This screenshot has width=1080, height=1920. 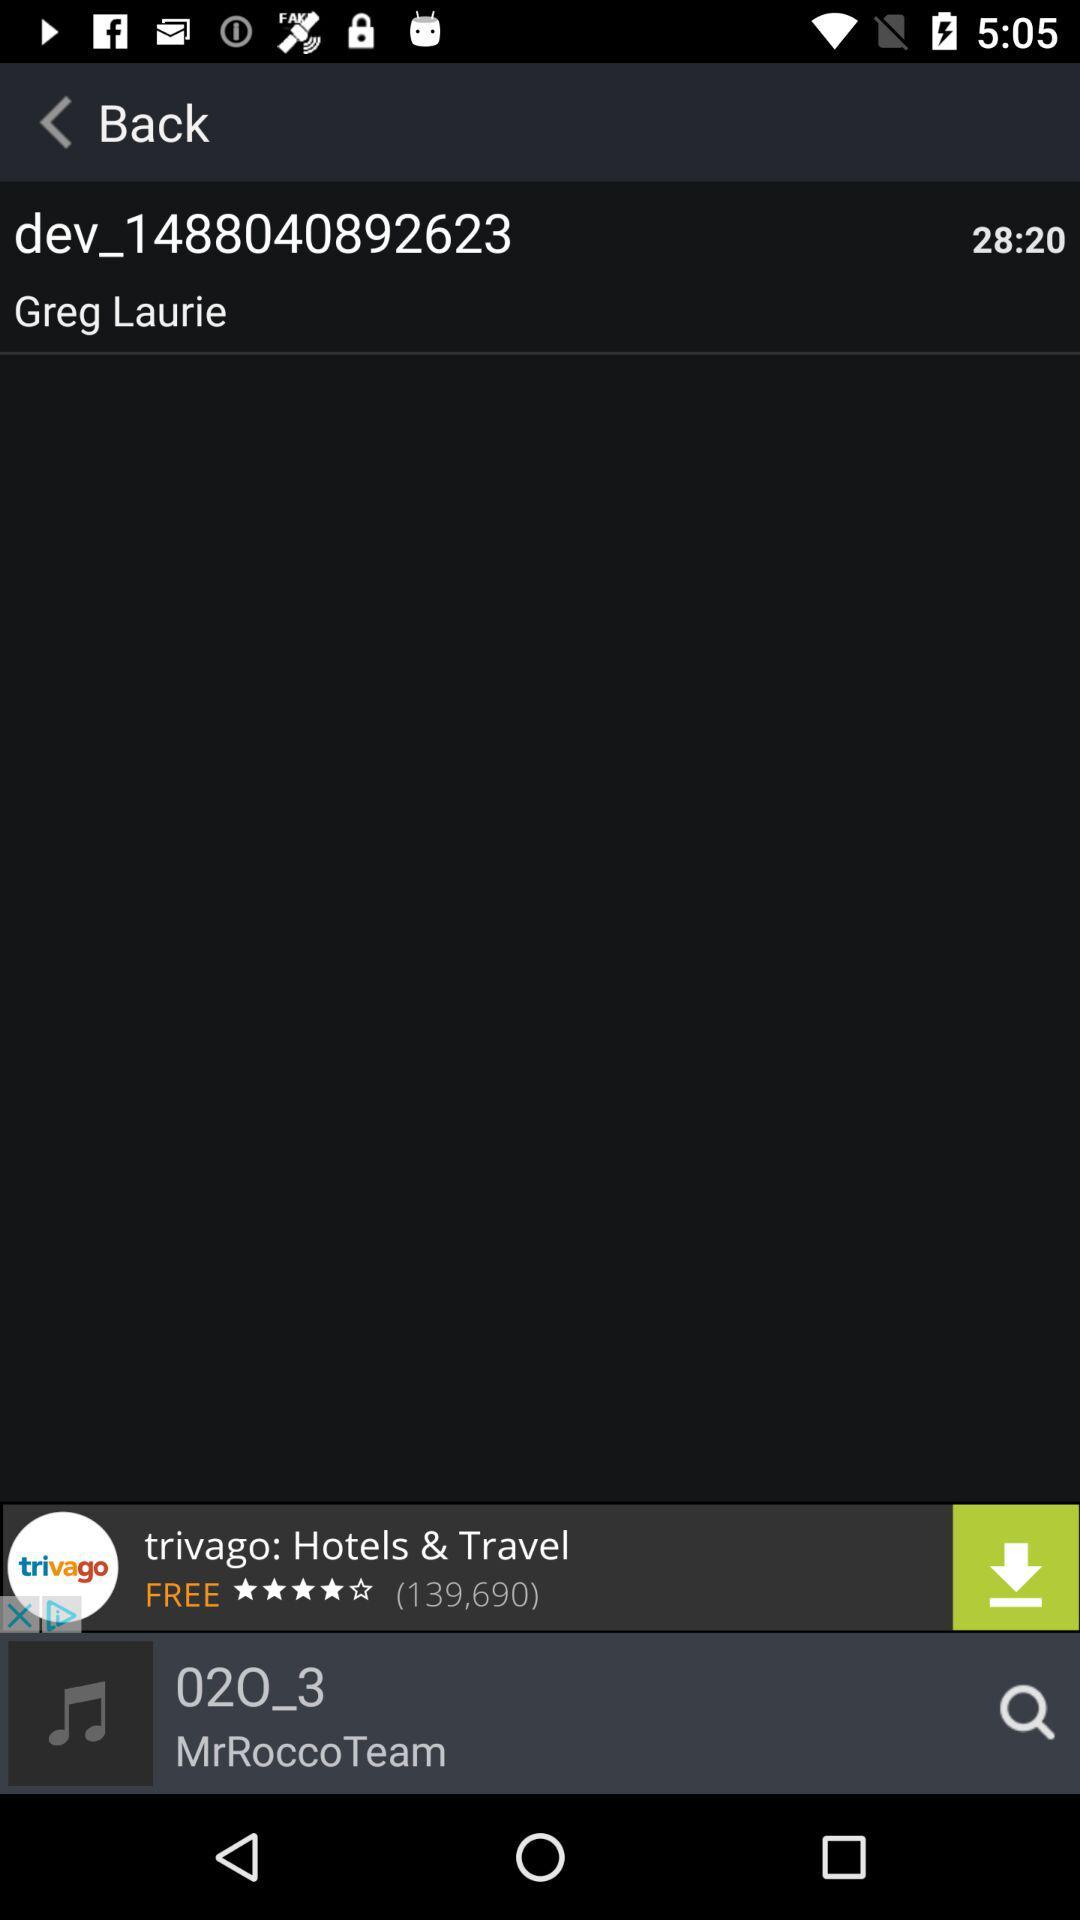 What do you see at coordinates (540, 1566) in the screenshot?
I see `advertisement` at bounding box center [540, 1566].